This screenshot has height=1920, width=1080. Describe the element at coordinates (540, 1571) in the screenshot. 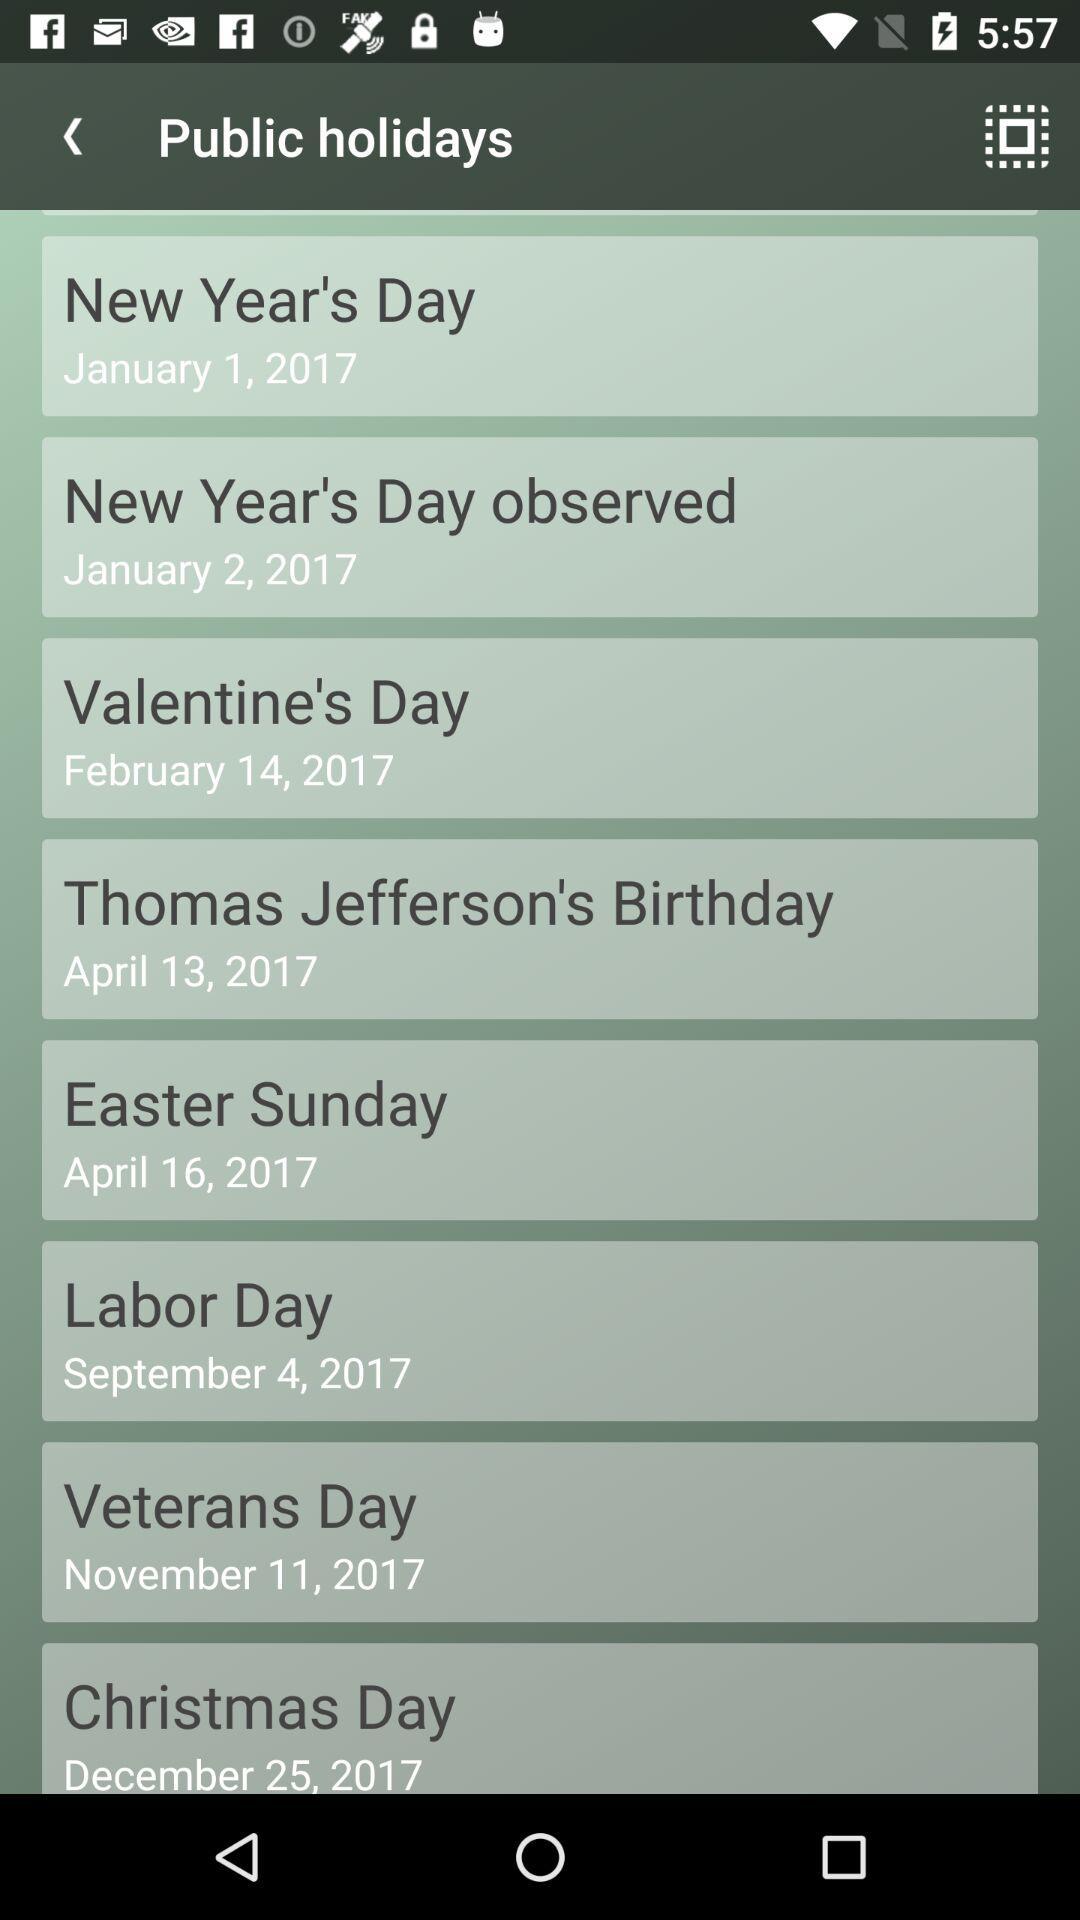

I see `the november 11, 2017` at that location.